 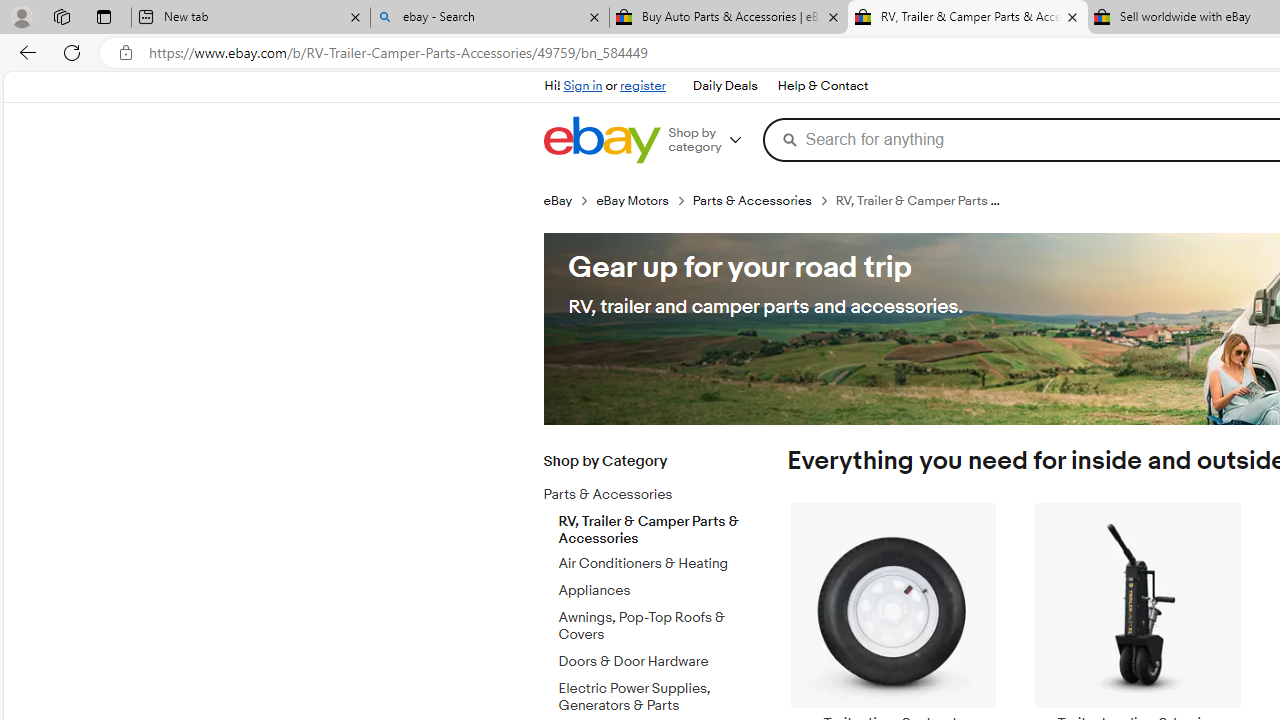 I want to click on 'Air Conditioners & Heating', so click(x=653, y=560).